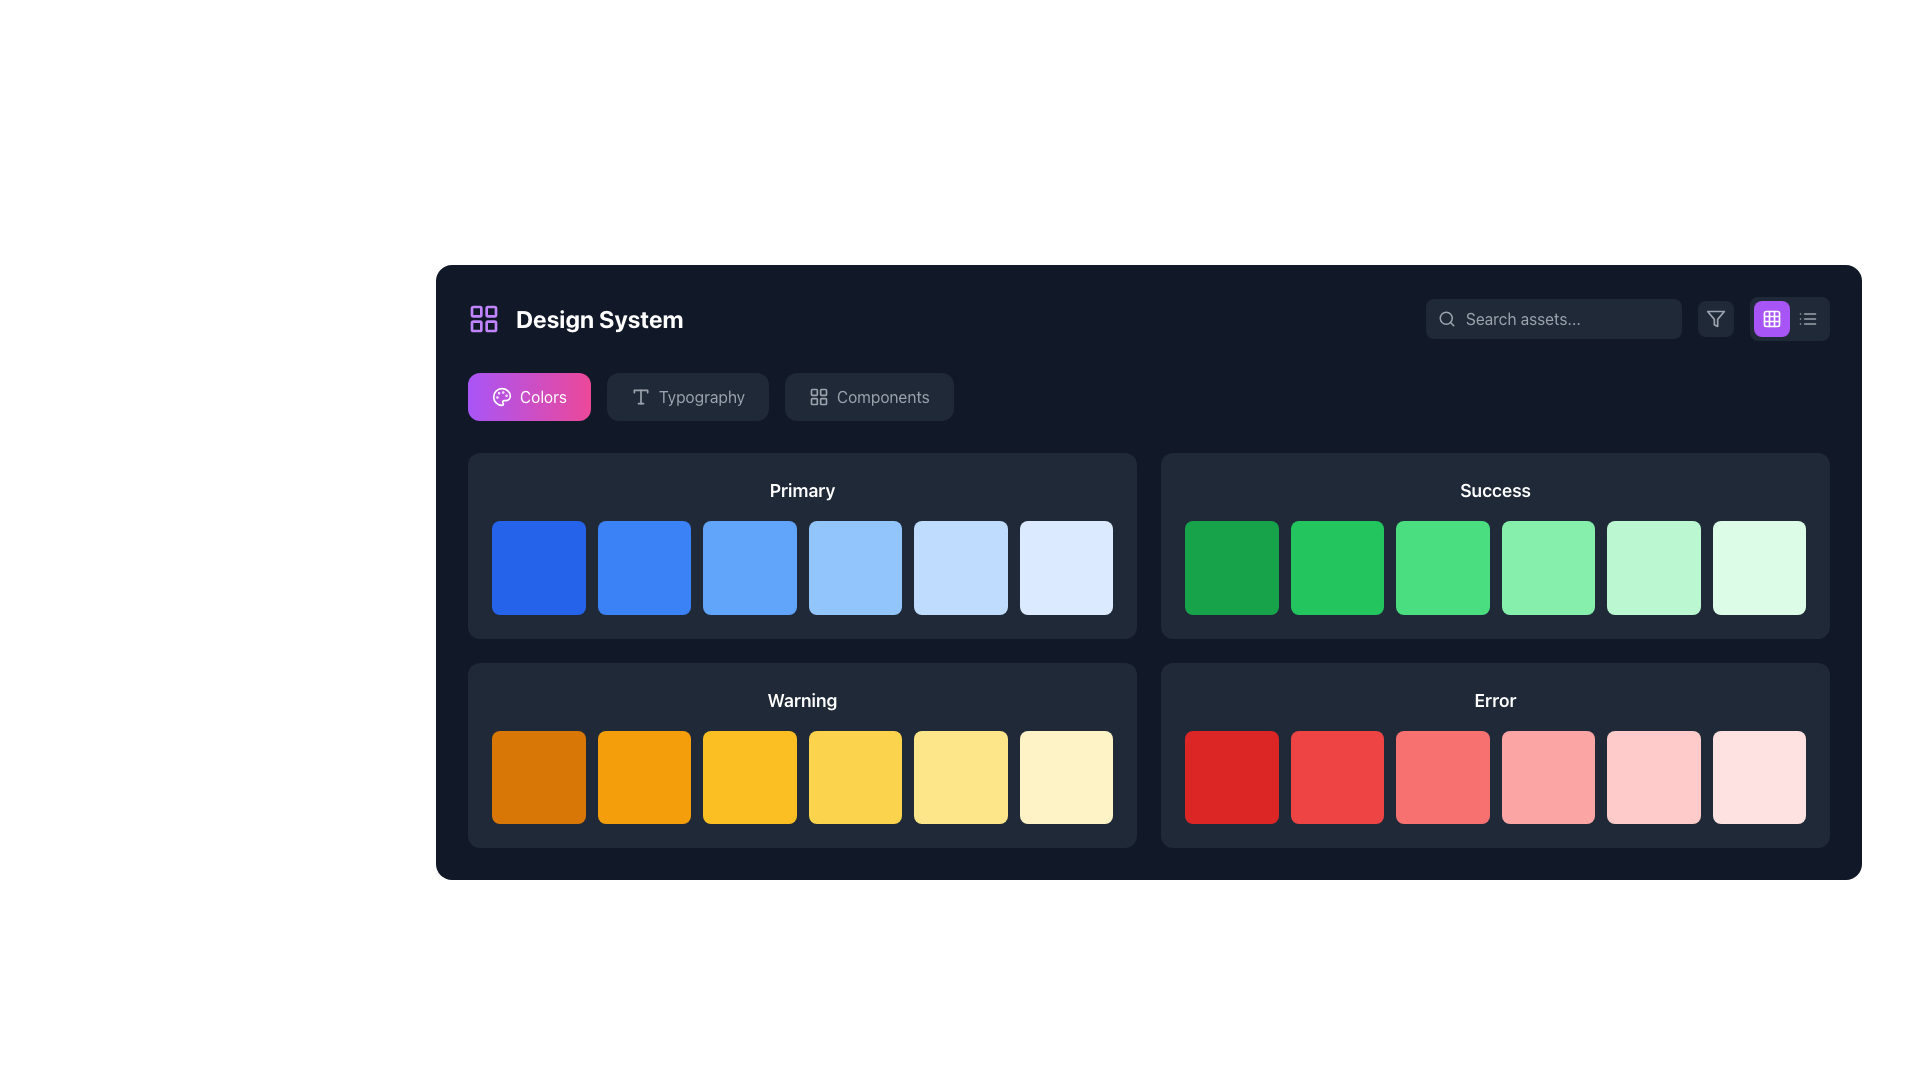 The height and width of the screenshot is (1080, 1920). Describe the element at coordinates (1553, 318) in the screenshot. I see `inside the text input field located in the upper-right section of the UI to focus the input` at that location.